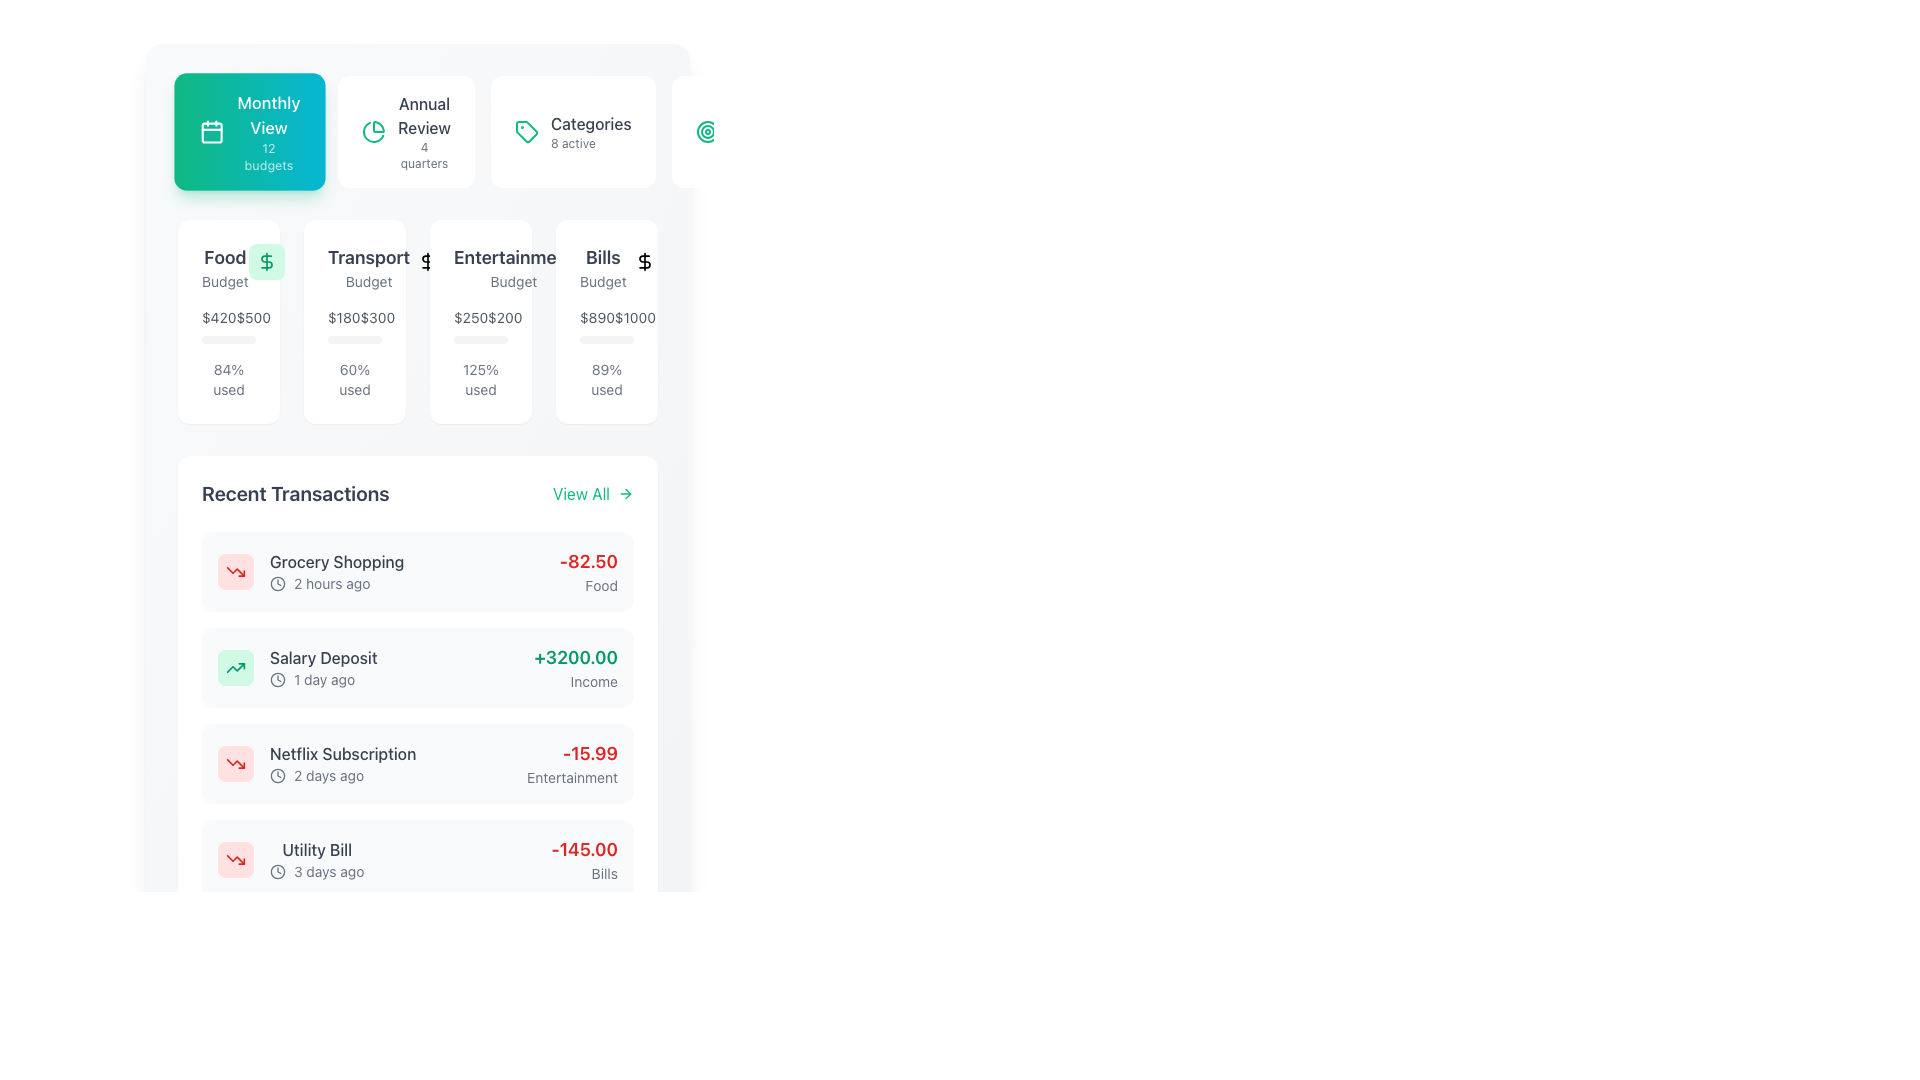  What do you see at coordinates (423, 154) in the screenshot?
I see `text label located below the 'Annual Review' section, which provides additional context for that section` at bounding box center [423, 154].